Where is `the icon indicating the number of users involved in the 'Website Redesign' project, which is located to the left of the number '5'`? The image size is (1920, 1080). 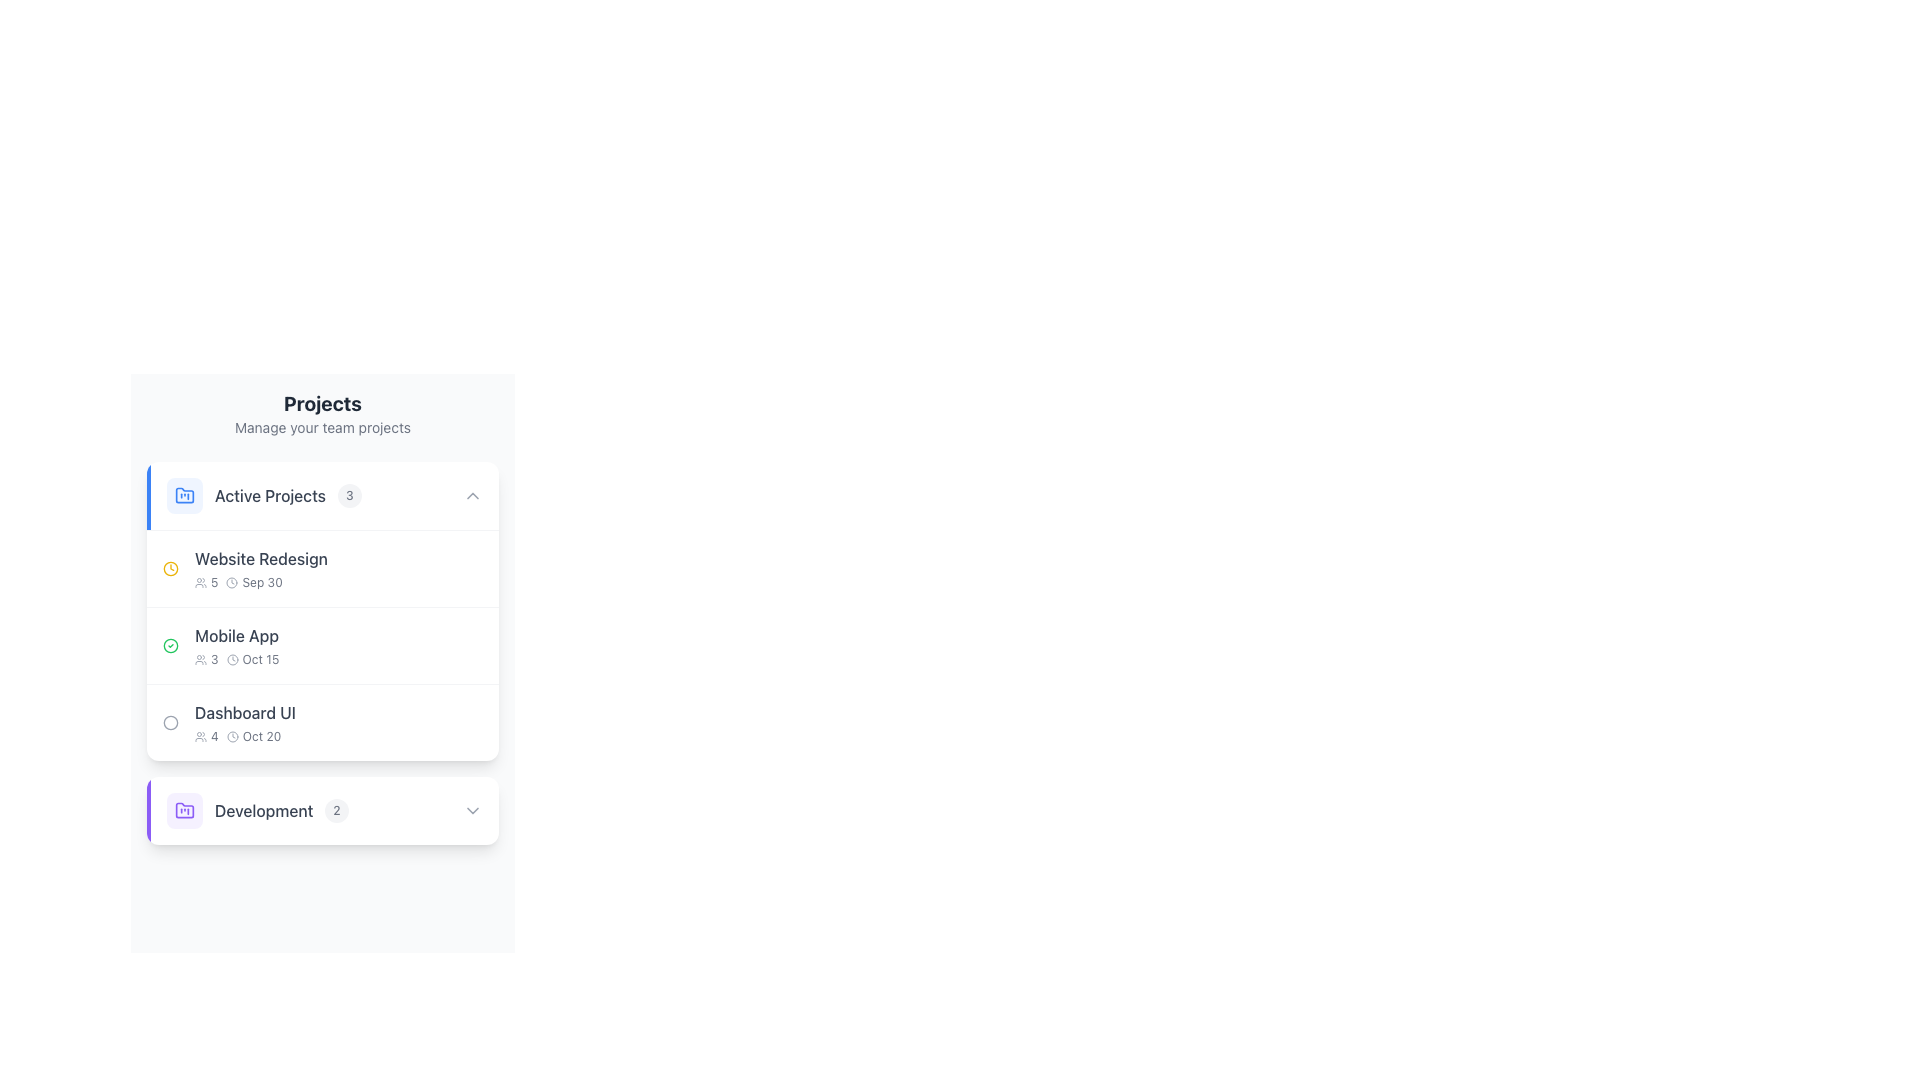 the icon indicating the number of users involved in the 'Website Redesign' project, which is located to the left of the number '5' is located at coordinates (201, 582).